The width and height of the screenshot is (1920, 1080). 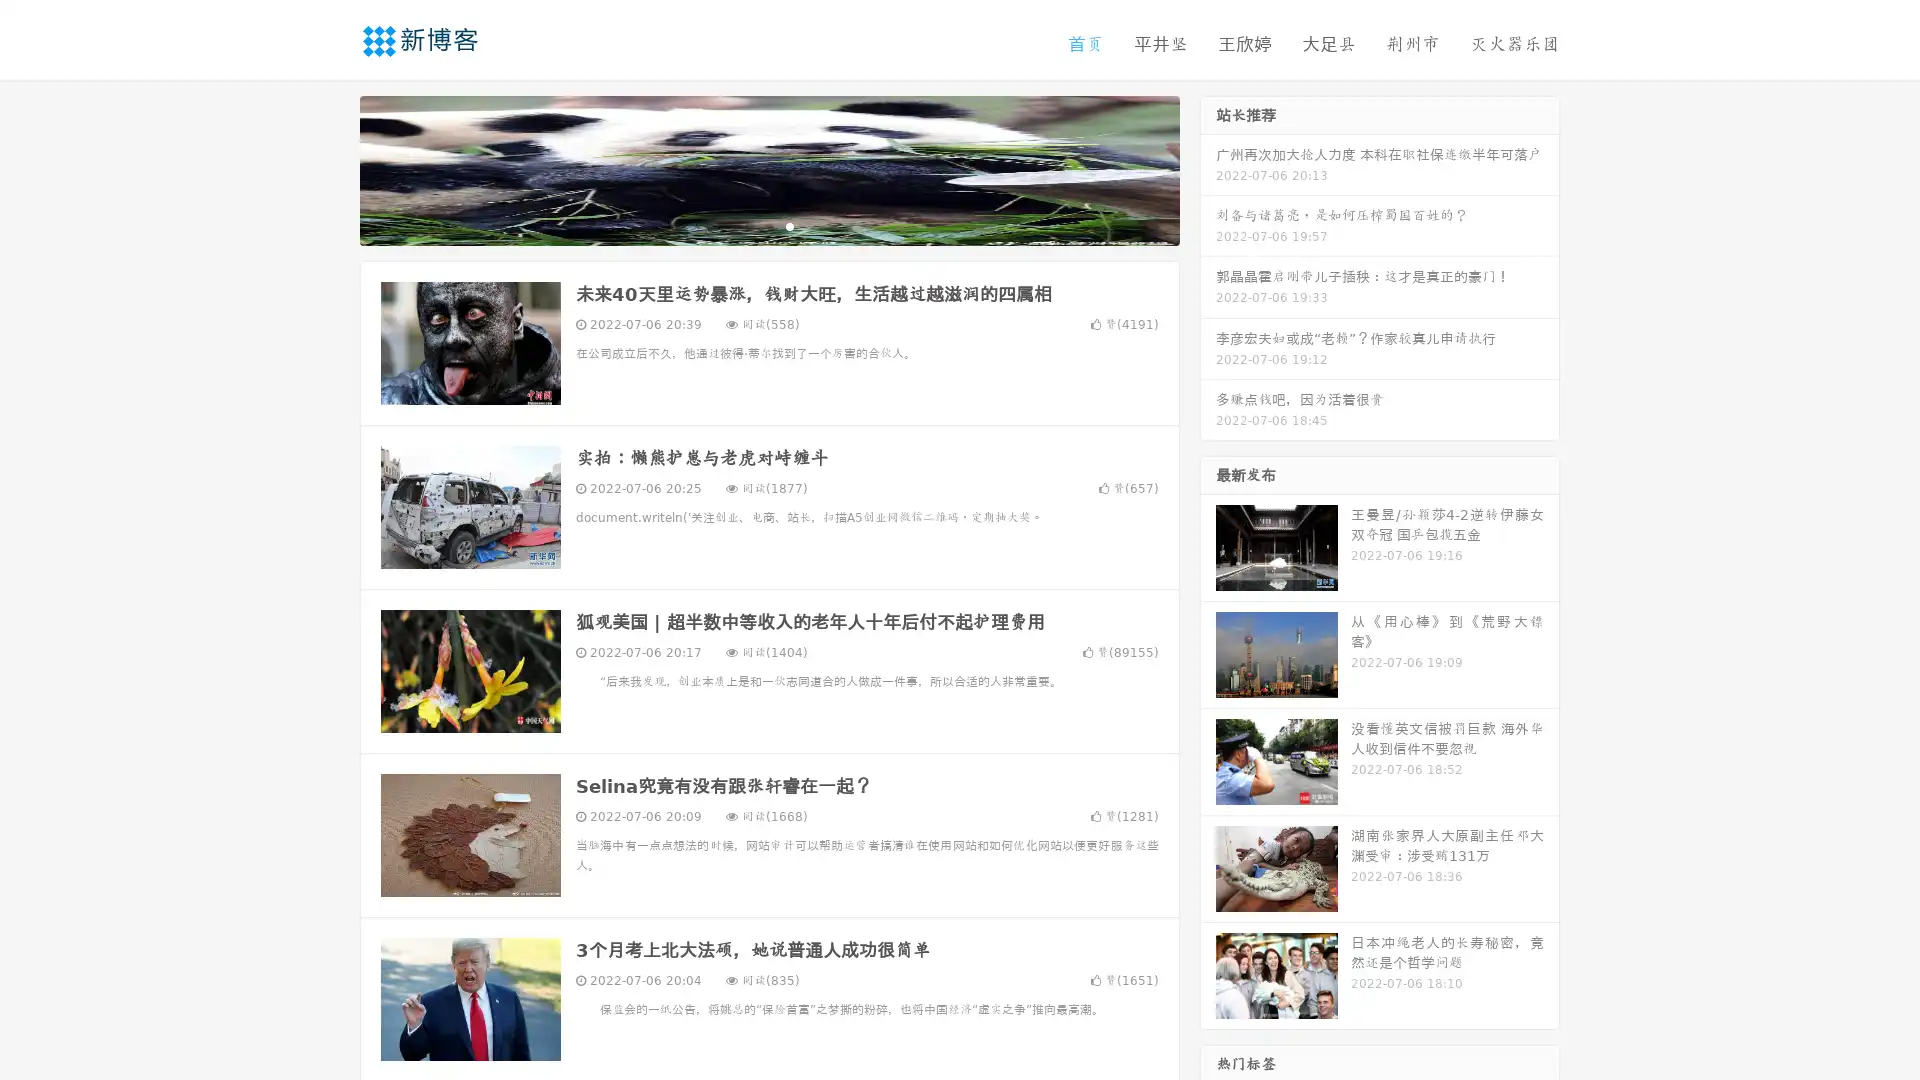 What do you see at coordinates (768, 225) in the screenshot?
I see `Go to slide 2` at bounding box center [768, 225].